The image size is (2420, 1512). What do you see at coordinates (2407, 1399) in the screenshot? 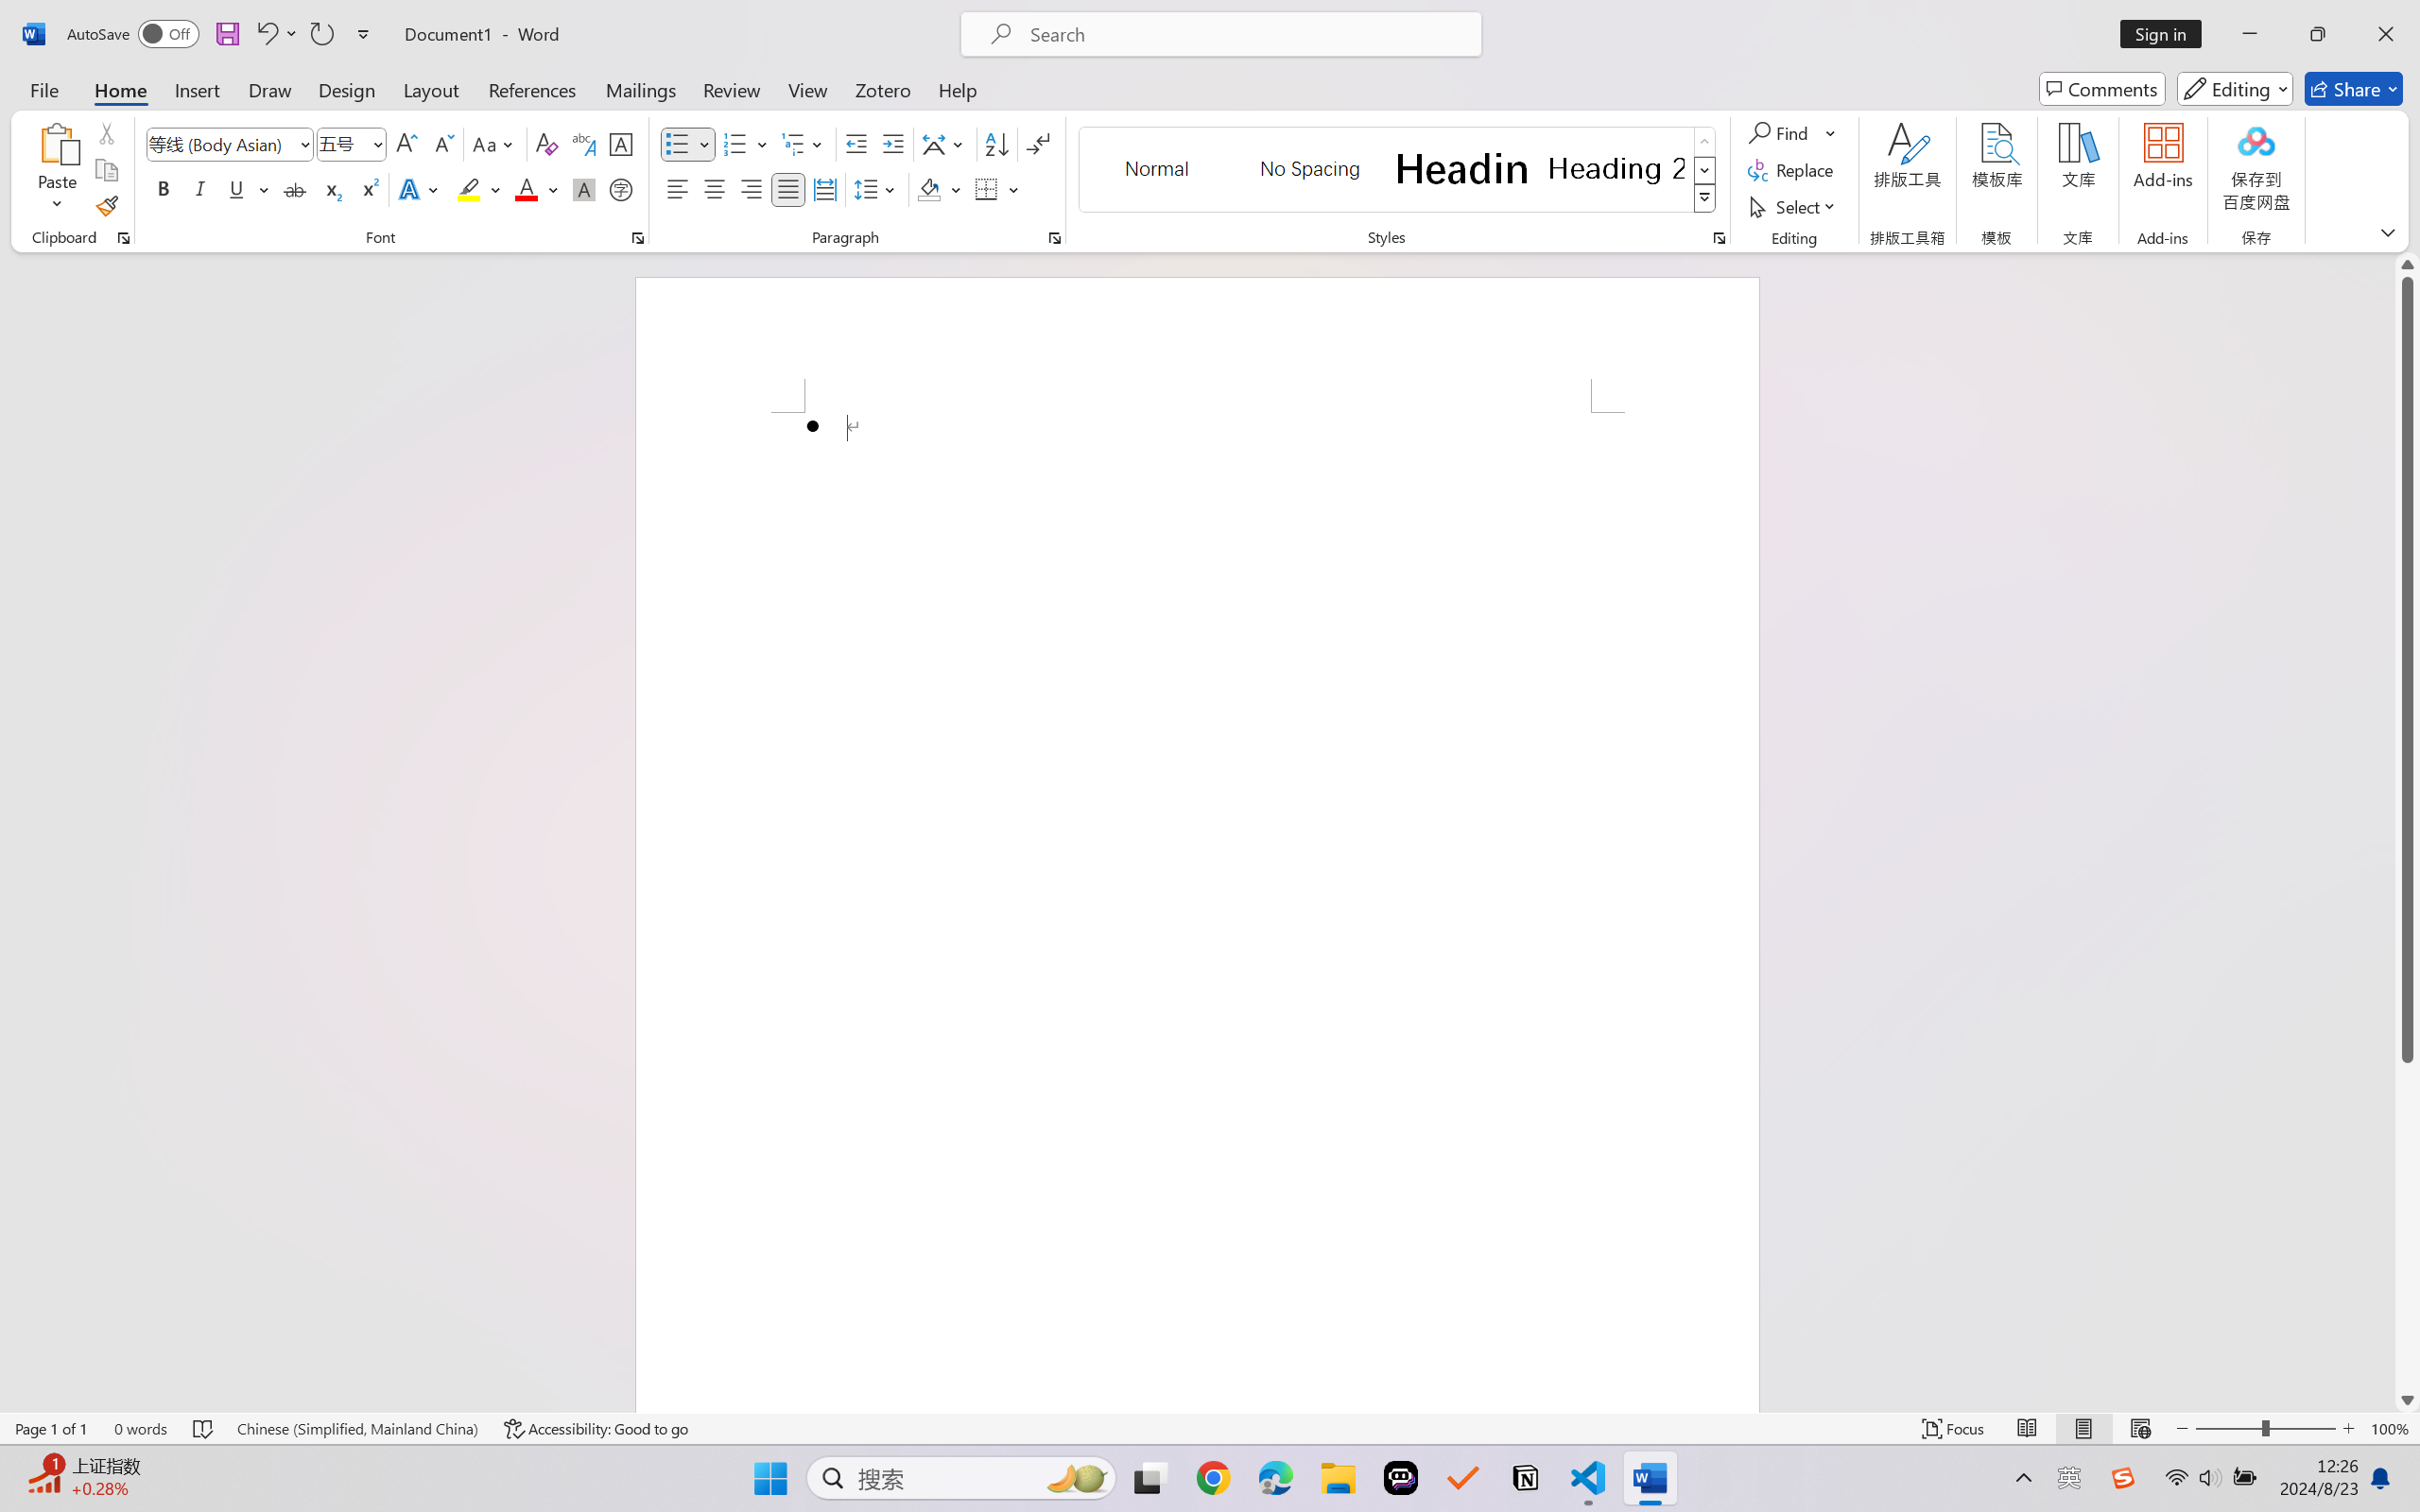
I see `'Line down'` at bounding box center [2407, 1399].